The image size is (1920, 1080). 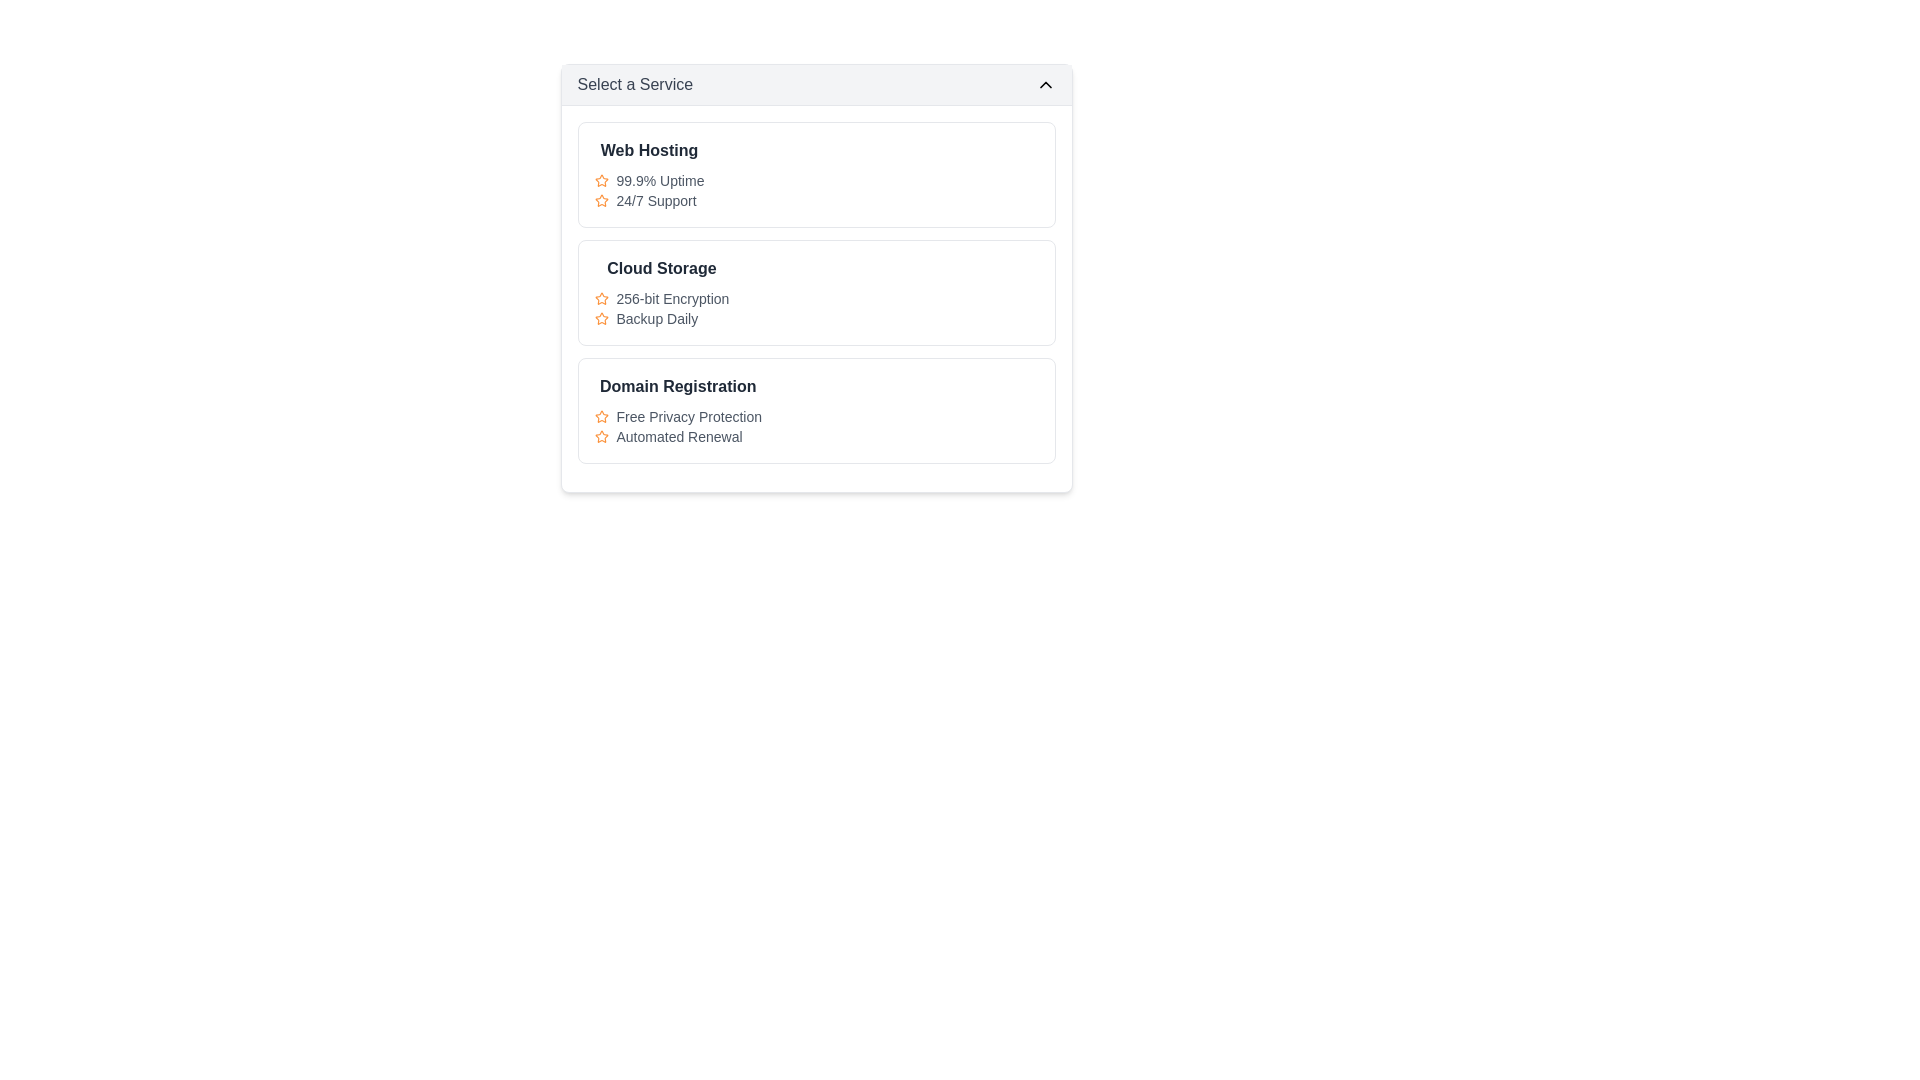 I want to click on text block with inline icons that describes the features of the 'Domain Registration' service, which is the second component under the 'Domain Registration' section, so click(x=678, y=426).